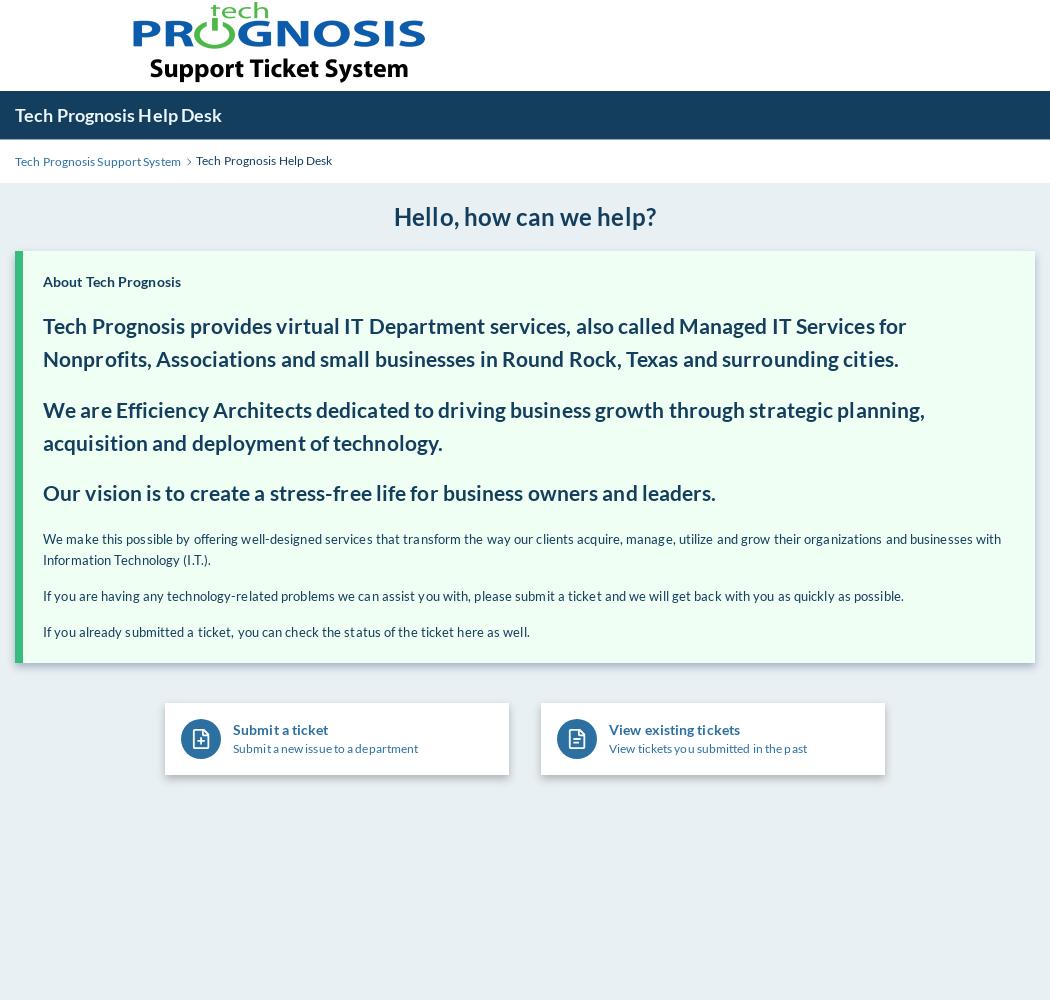 Image resolution: width=1050 pixels, height=1000 pixels. I want to click on 'Tech Prognosis Support System', so click(97, 160).